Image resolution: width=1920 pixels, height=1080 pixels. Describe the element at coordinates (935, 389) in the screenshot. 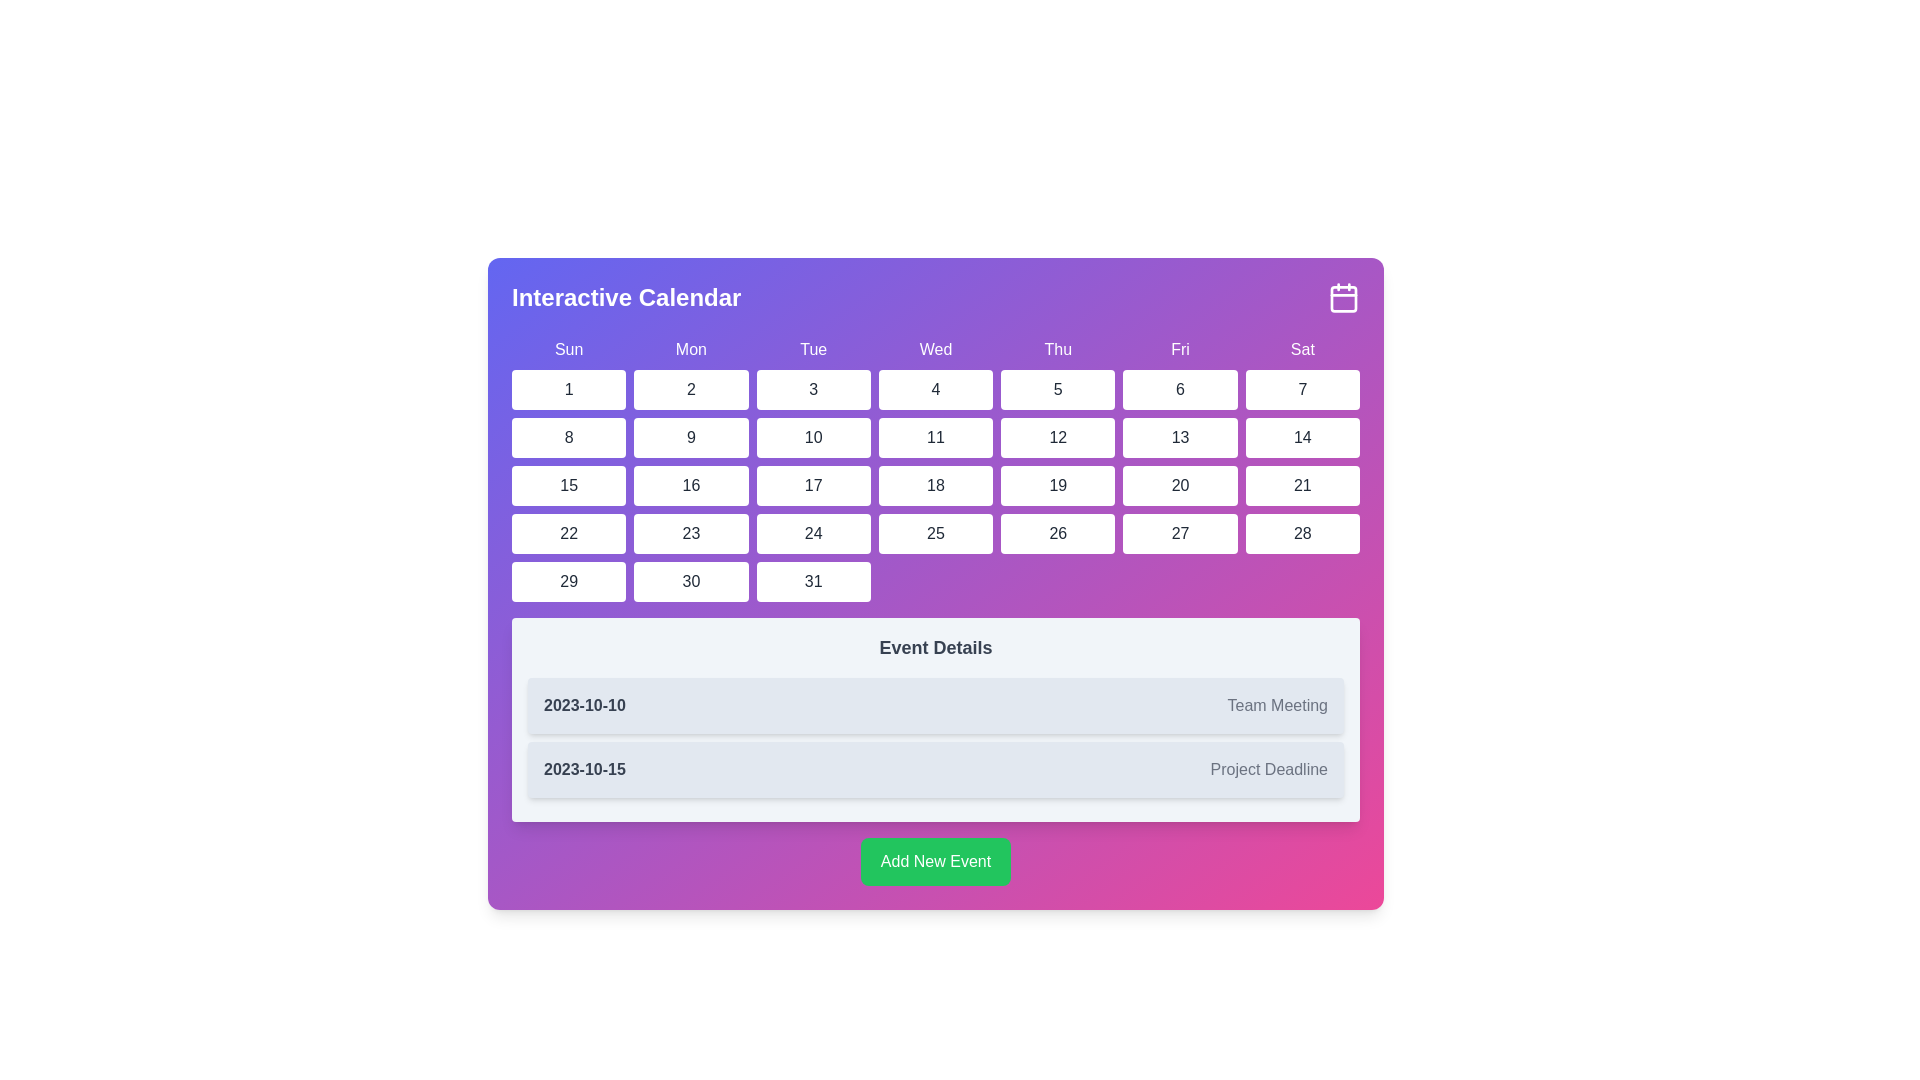

I see `on the button labeled '4' with a white background and gray text, located under the 'Wed' header in the calendar layout` at that location.